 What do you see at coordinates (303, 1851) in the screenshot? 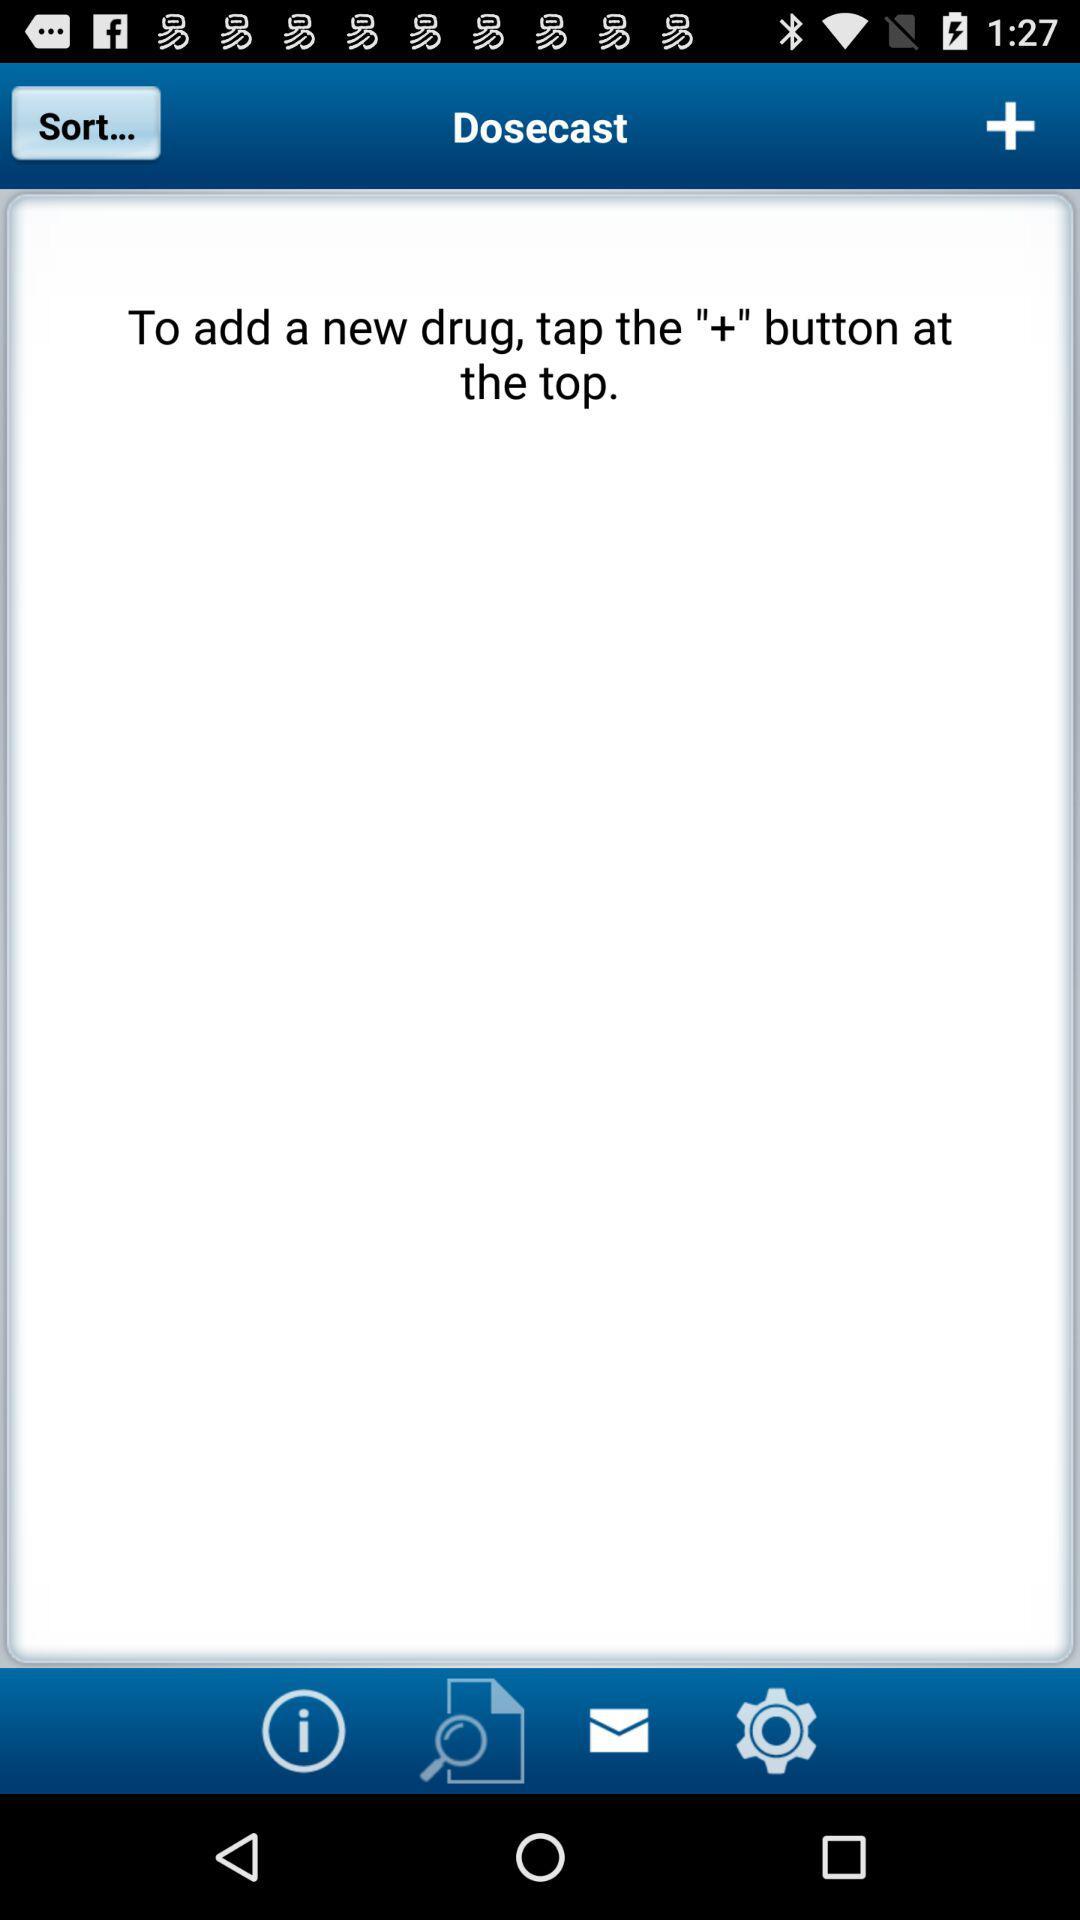
I see `the info icon` at bounding box center [303, 1851].